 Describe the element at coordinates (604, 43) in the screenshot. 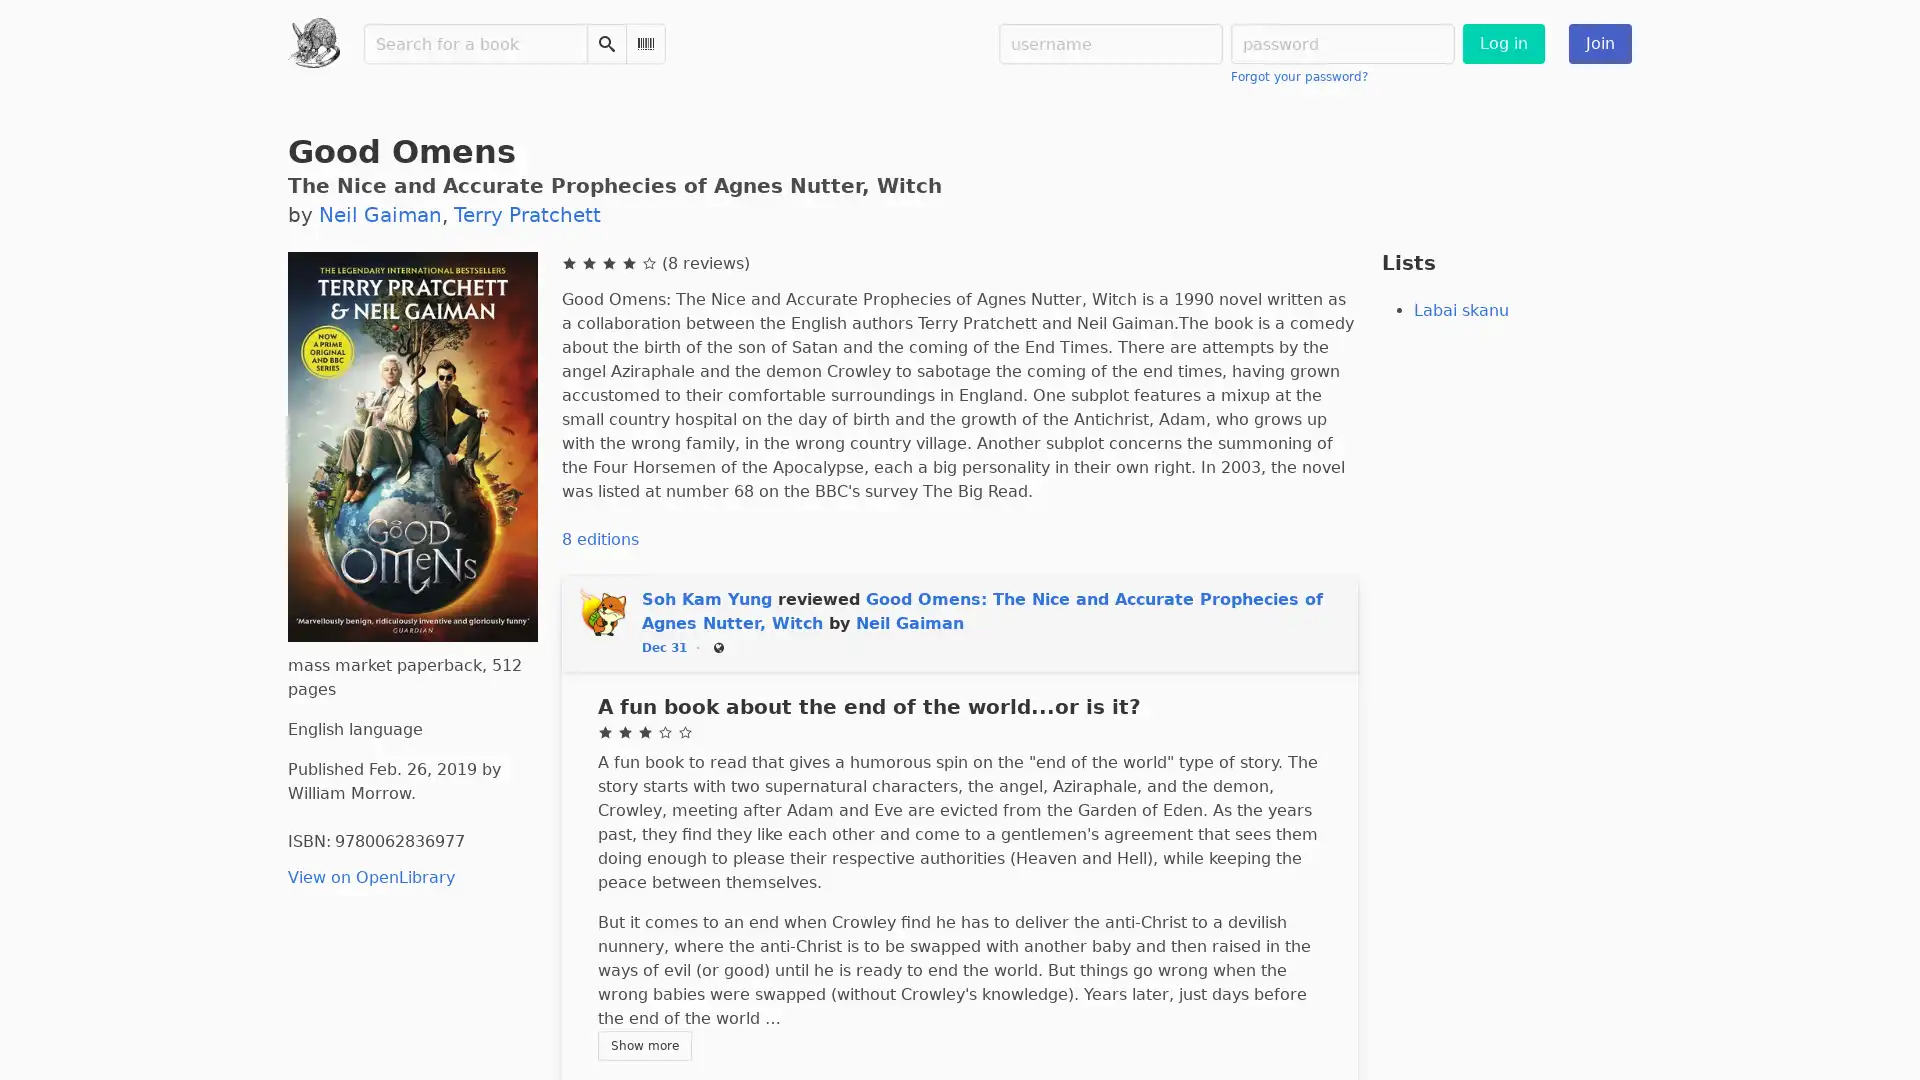

I see `Search` at that location.